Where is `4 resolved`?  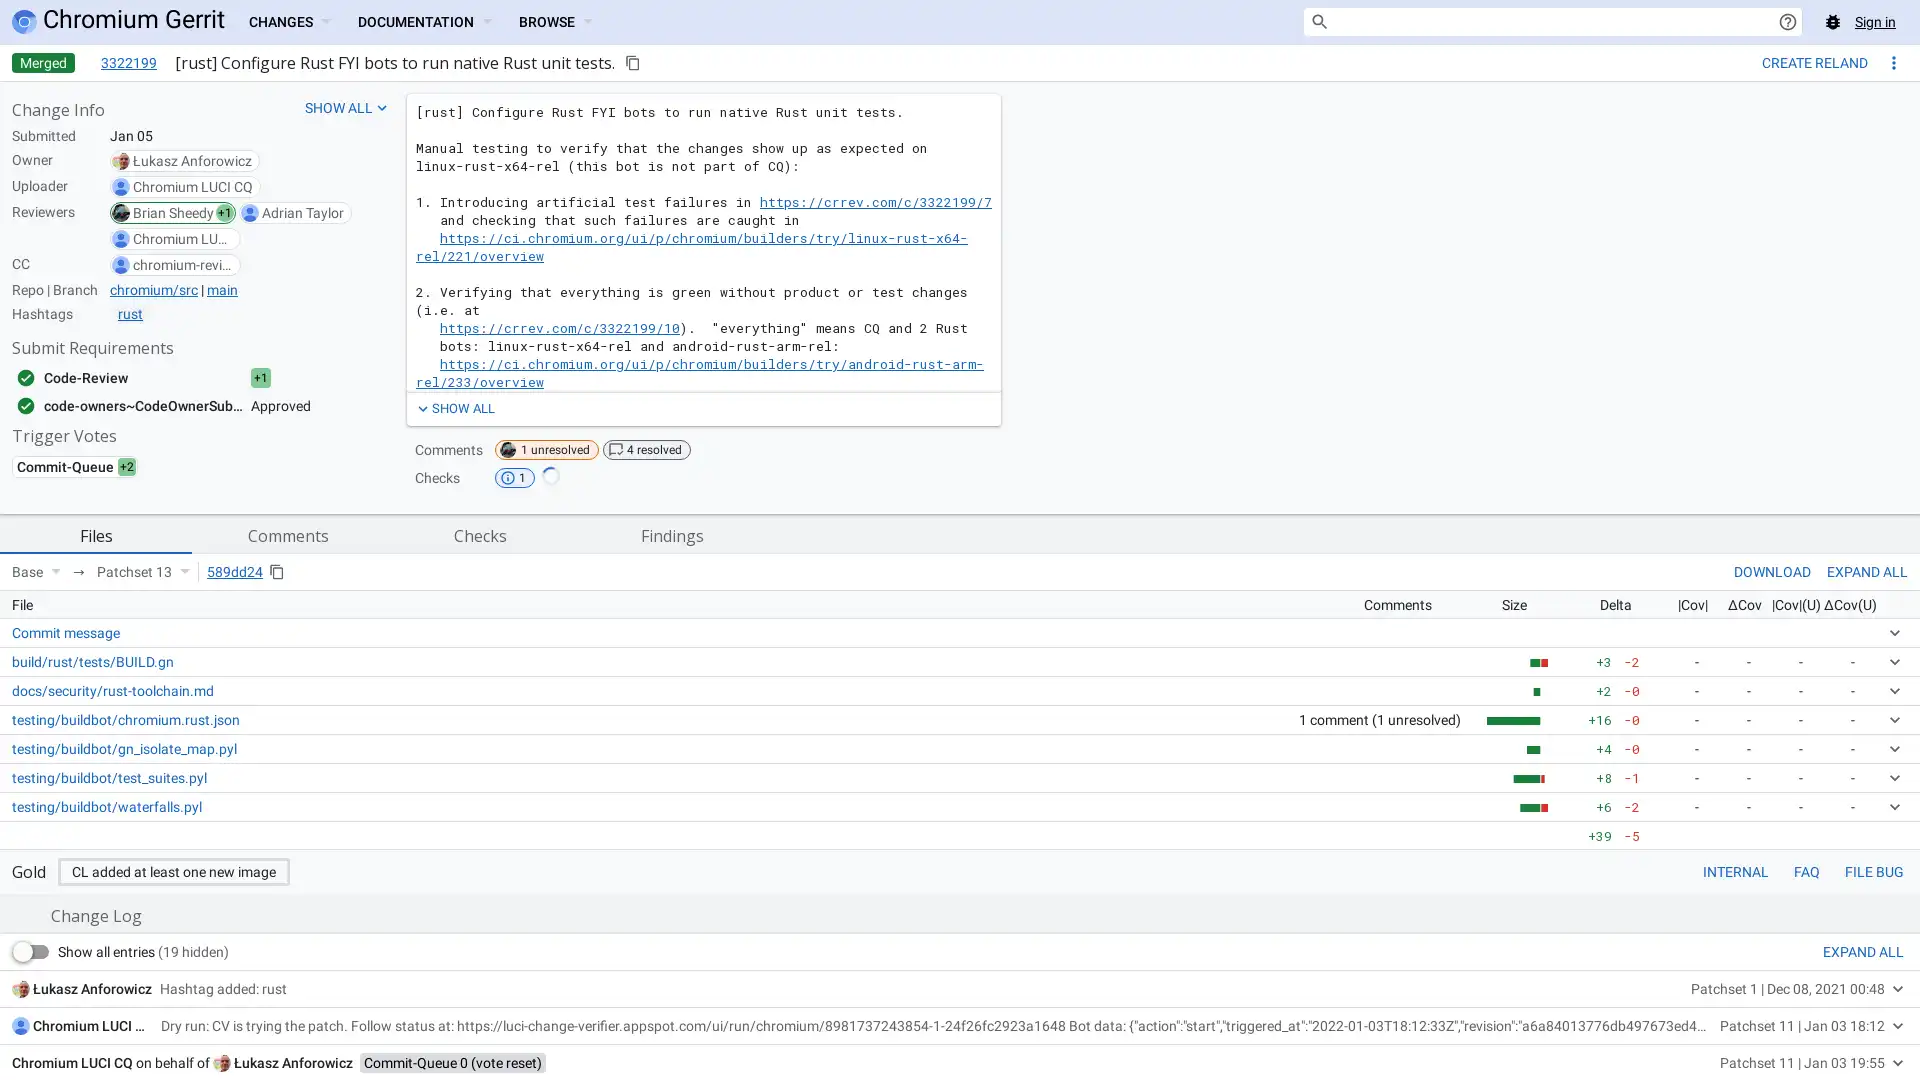
4 resolved is located at coordinates (647, 450).